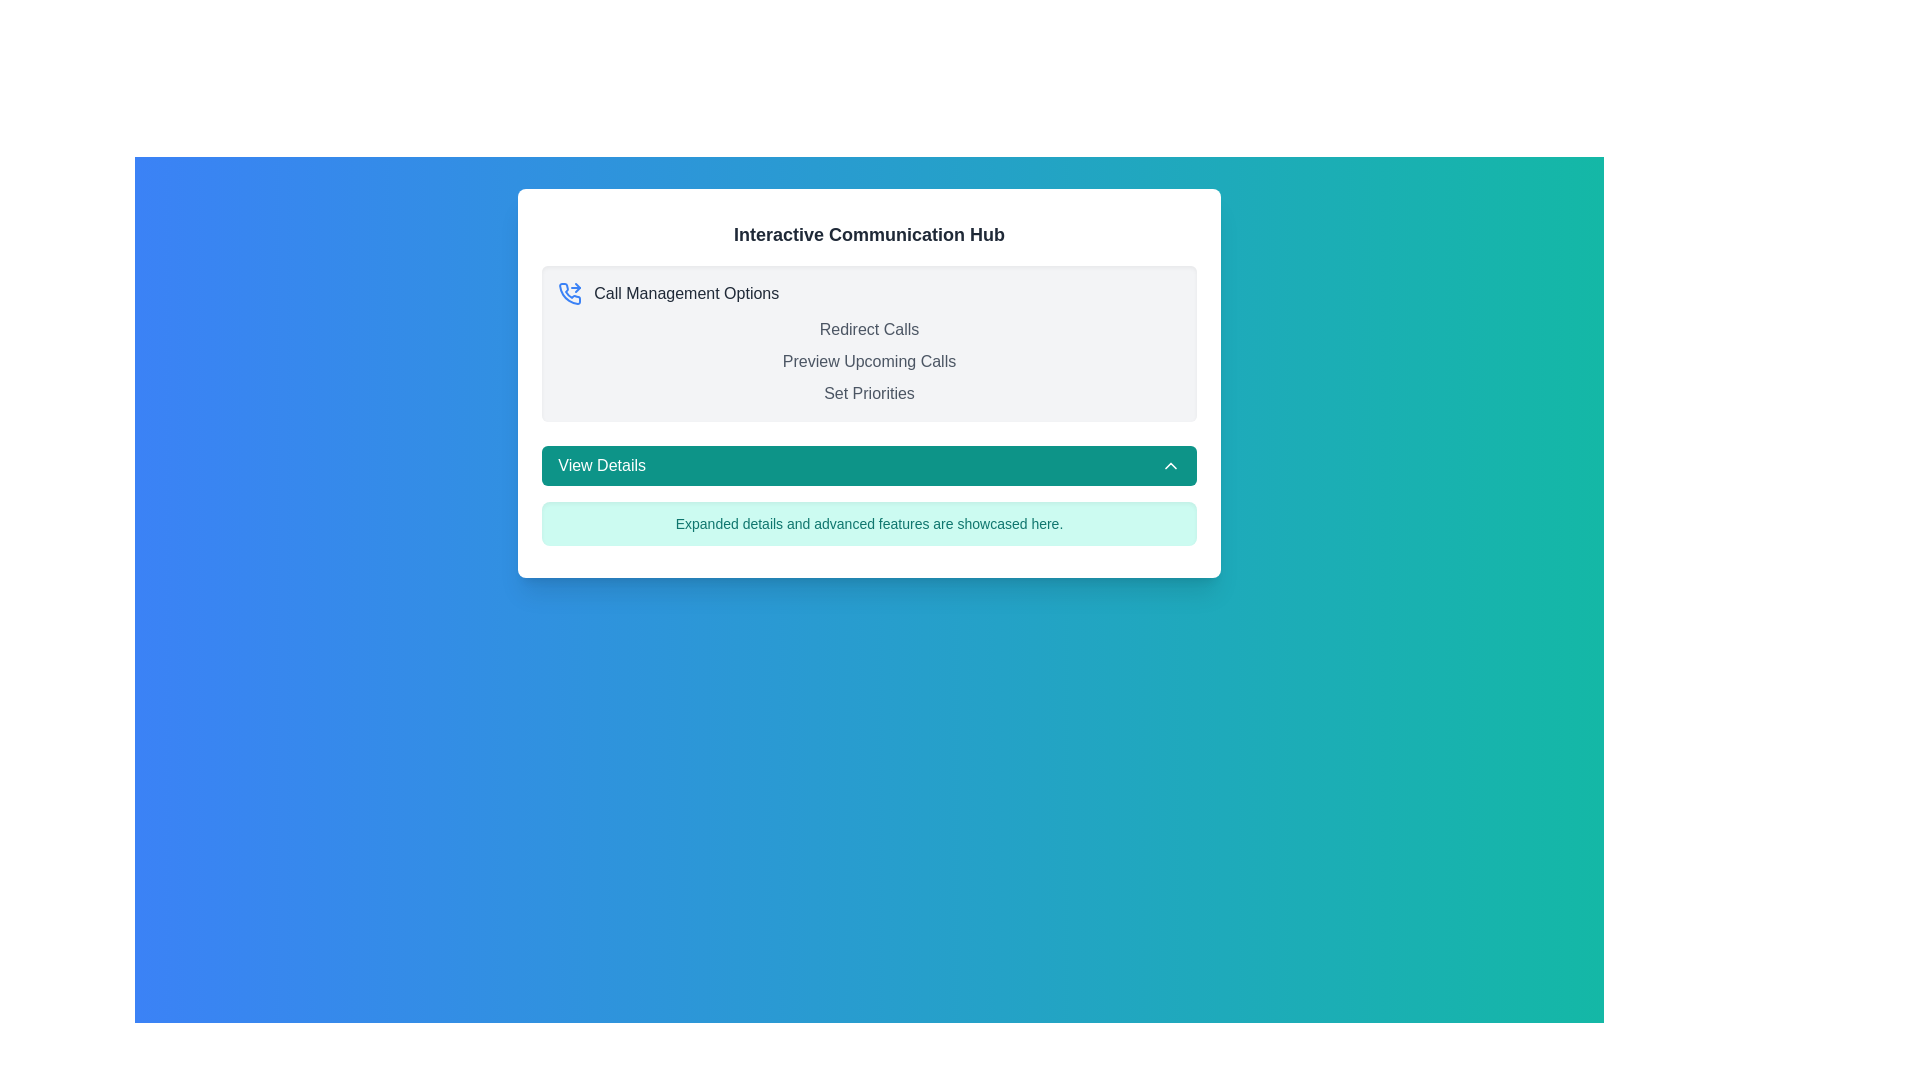 The image size is (1920, 1080). What do you see at coordinates (869, 383) in the screenshot?
I see `the call management options within the communication settings card` at bounding box center [869, 383].